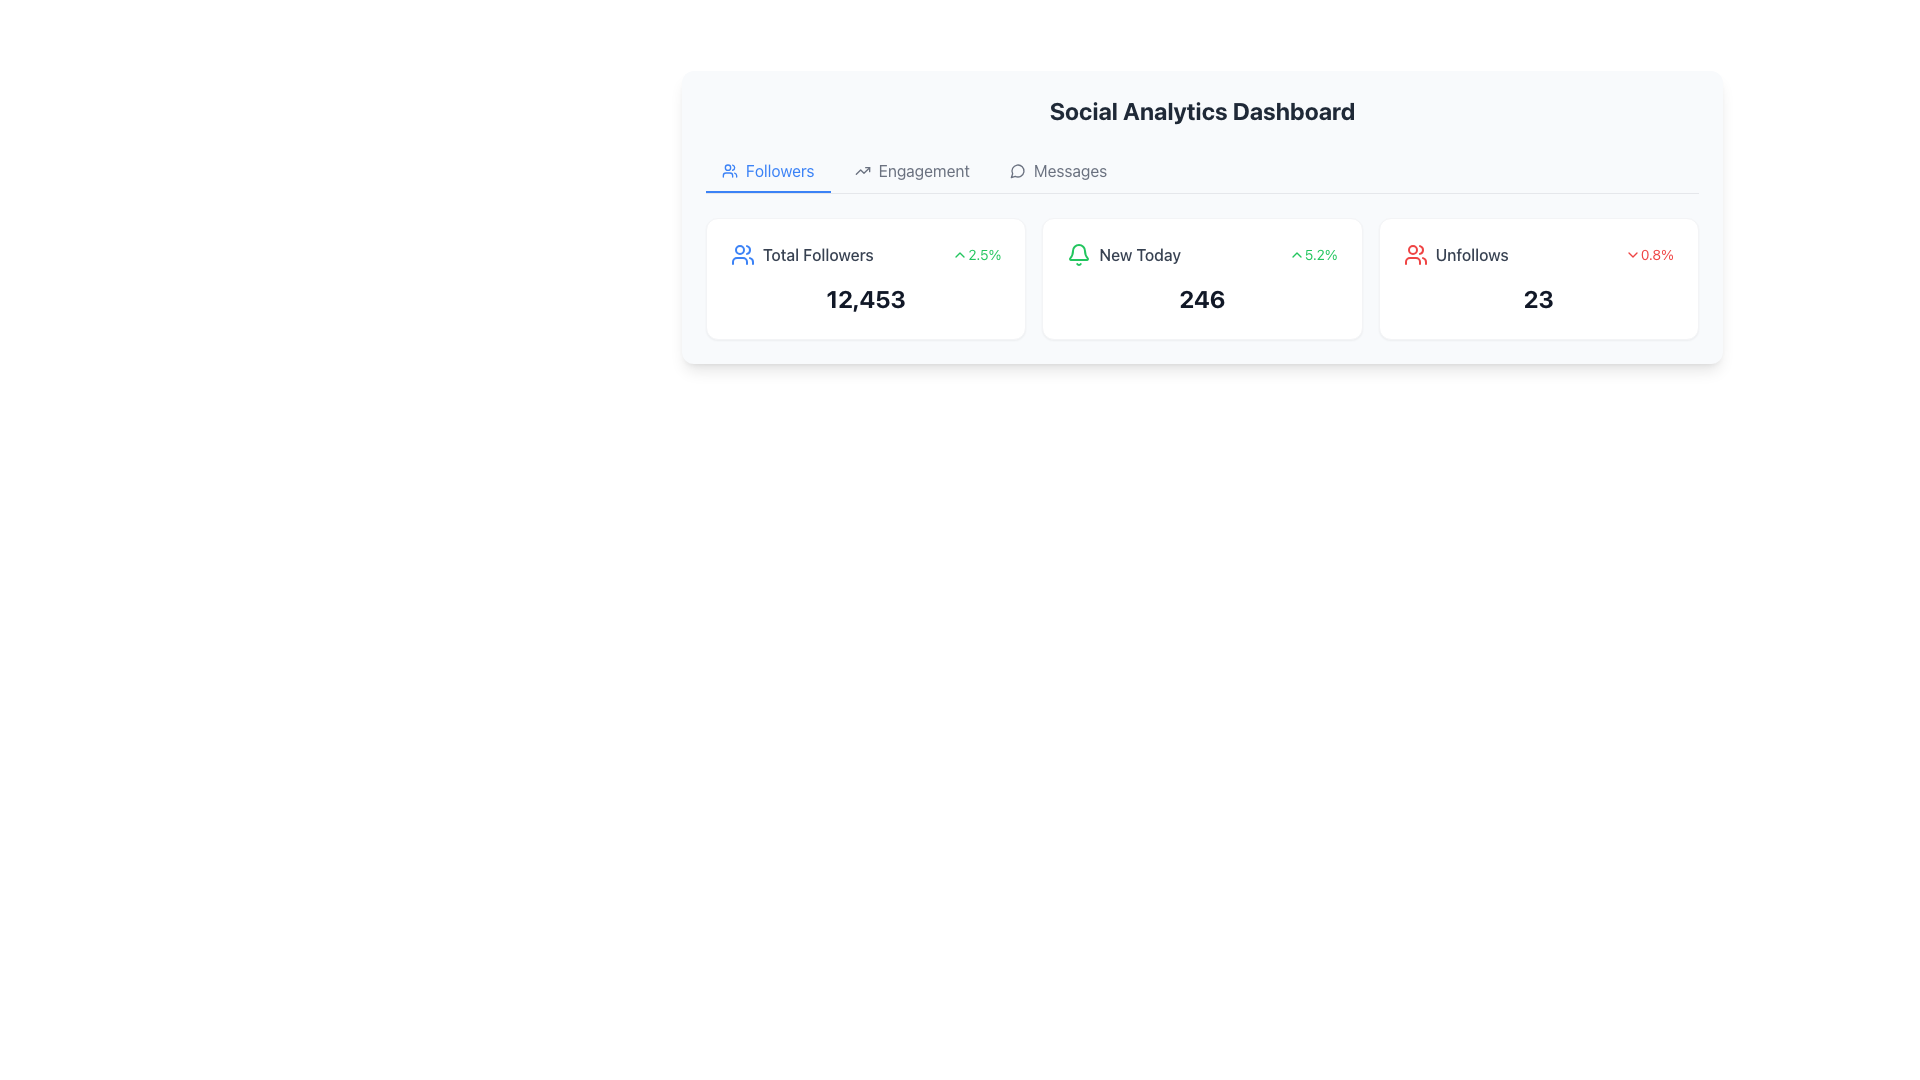 This screenshot has width=1920, height=1080. Describe the element at coordinates (1632, 253) in the screenshot. I see `the downward-pointing chevron icon located to the left of the text '0.8%' in the bottom right box of the dashboard` at that location.